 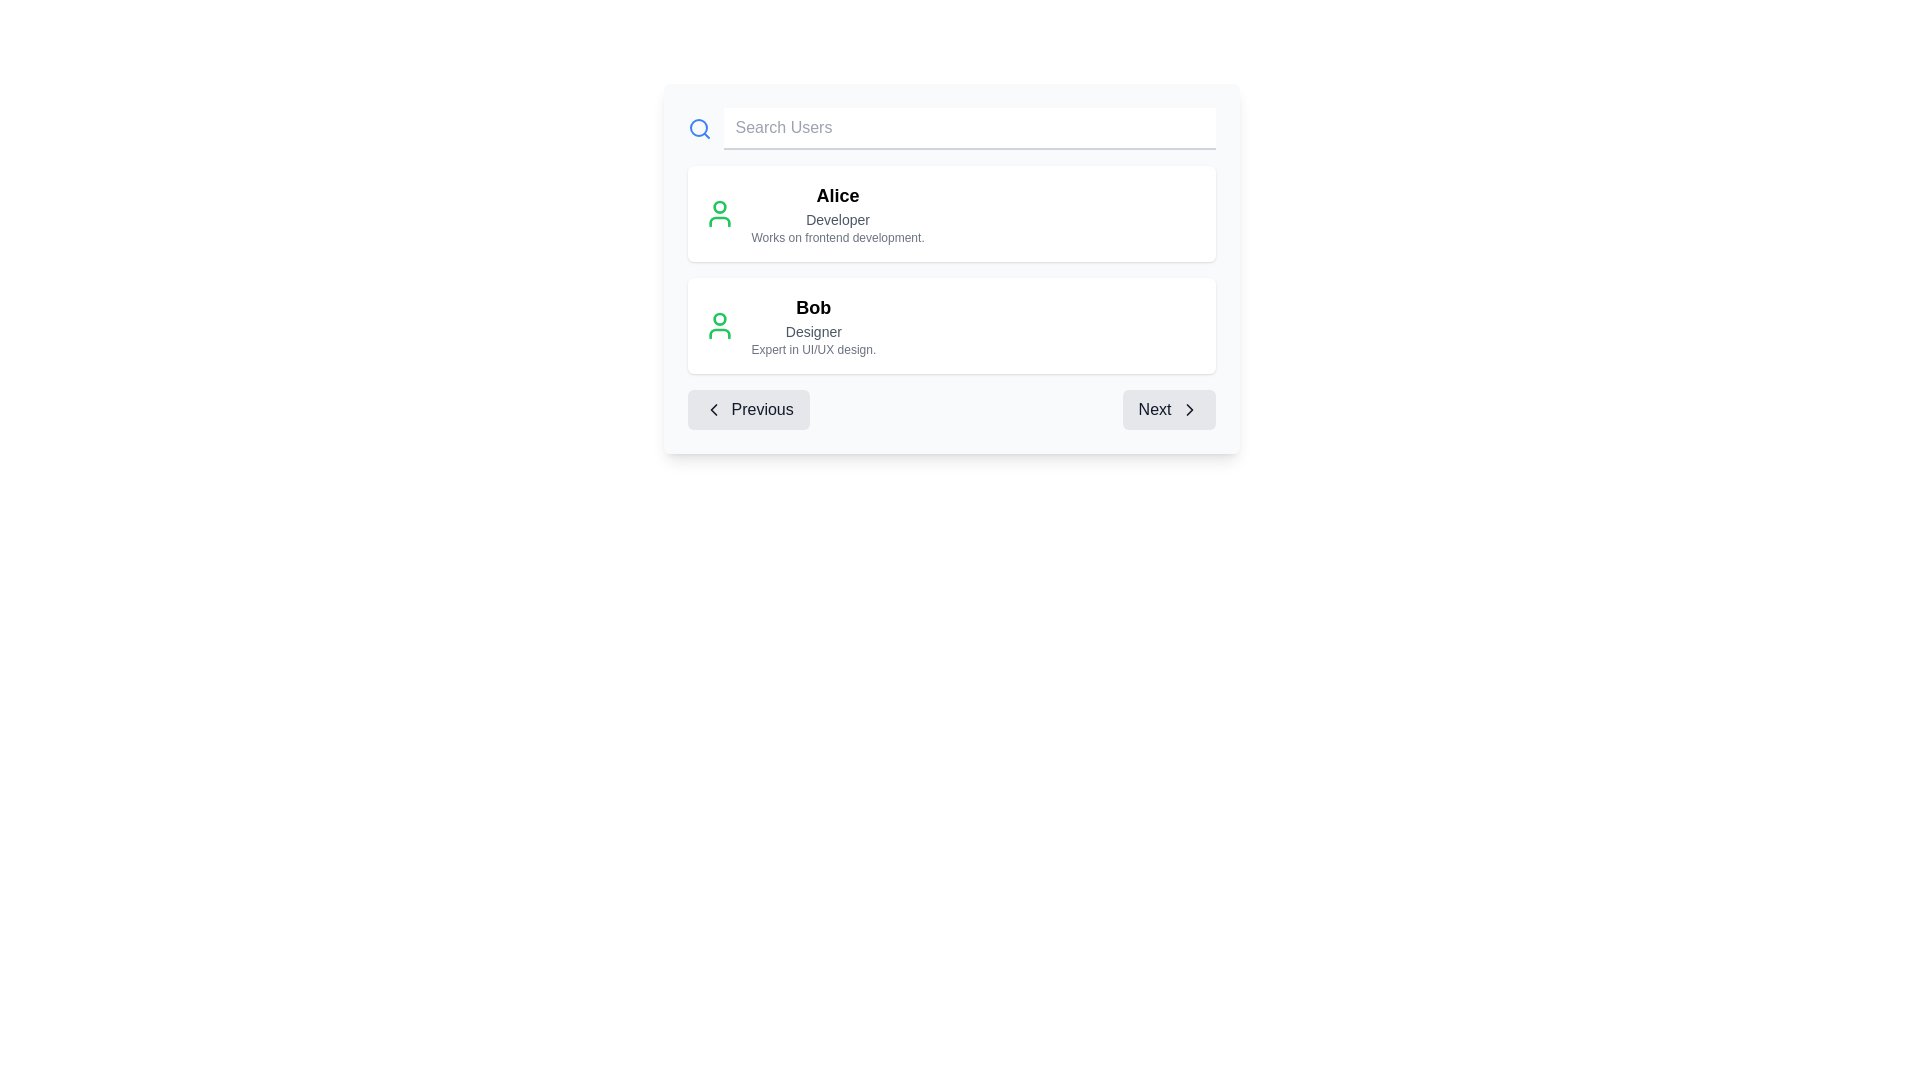 I want to click on the SVG circle element representing the user's profile head component, which is located to the left of the user's name and role details in the user list component, so click(x=719, y=318).